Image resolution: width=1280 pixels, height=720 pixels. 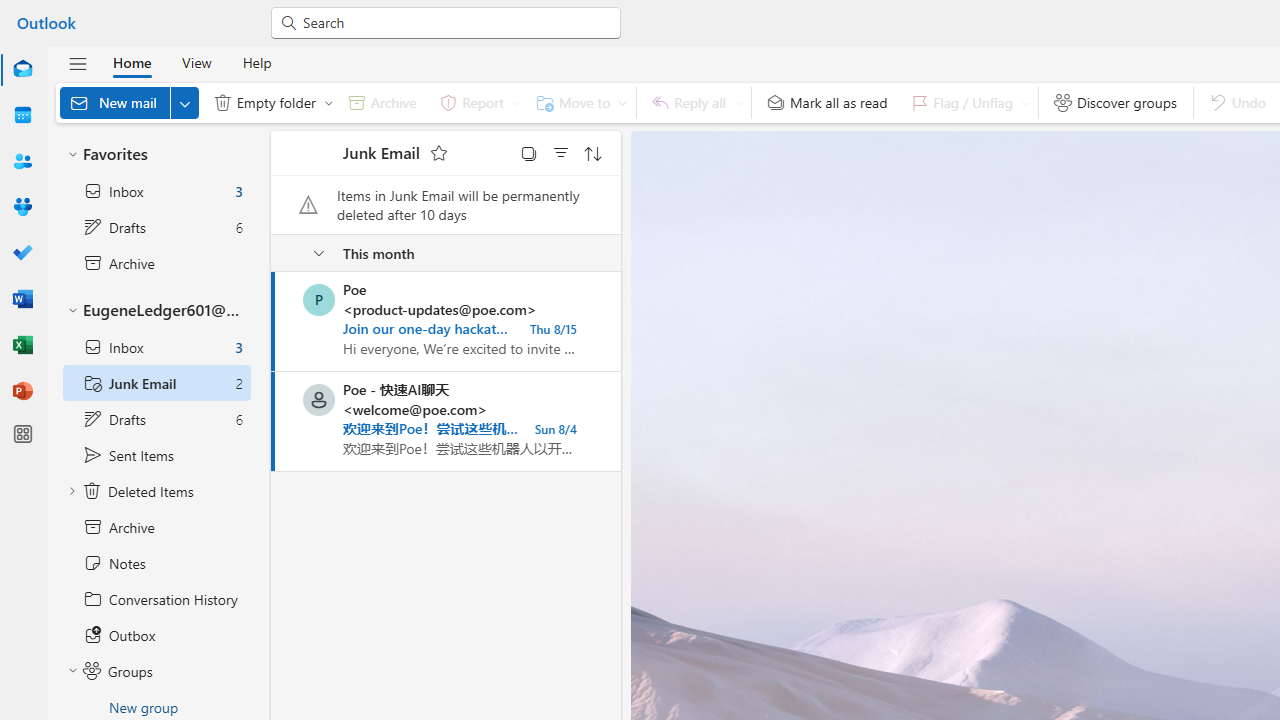 What do you see at coordinates (23, 392) in the screenshot?
I see `'PowerPoint'` at bounding box center [23, 392].